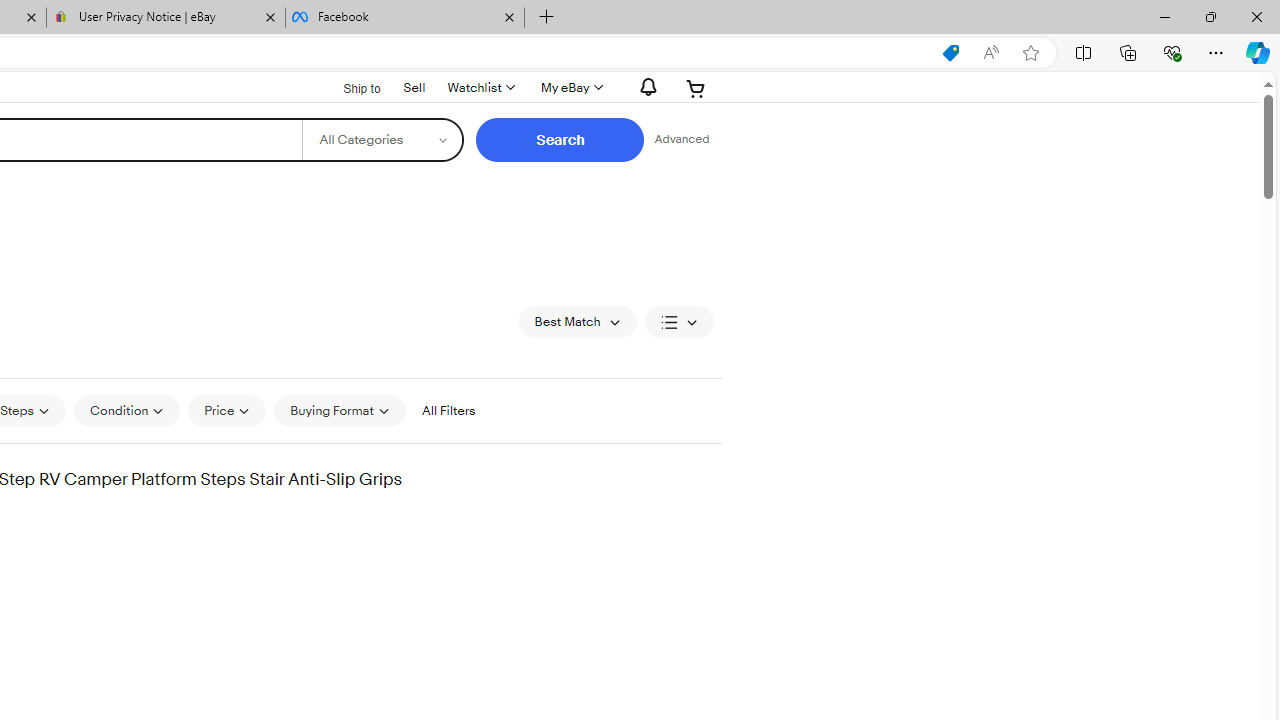 The width and height of the screenshot is (1280, 720). What do you see at coordinates (679, 320) in the screenshot?
I see `'View: List View'` at bounding box center [679, 320].